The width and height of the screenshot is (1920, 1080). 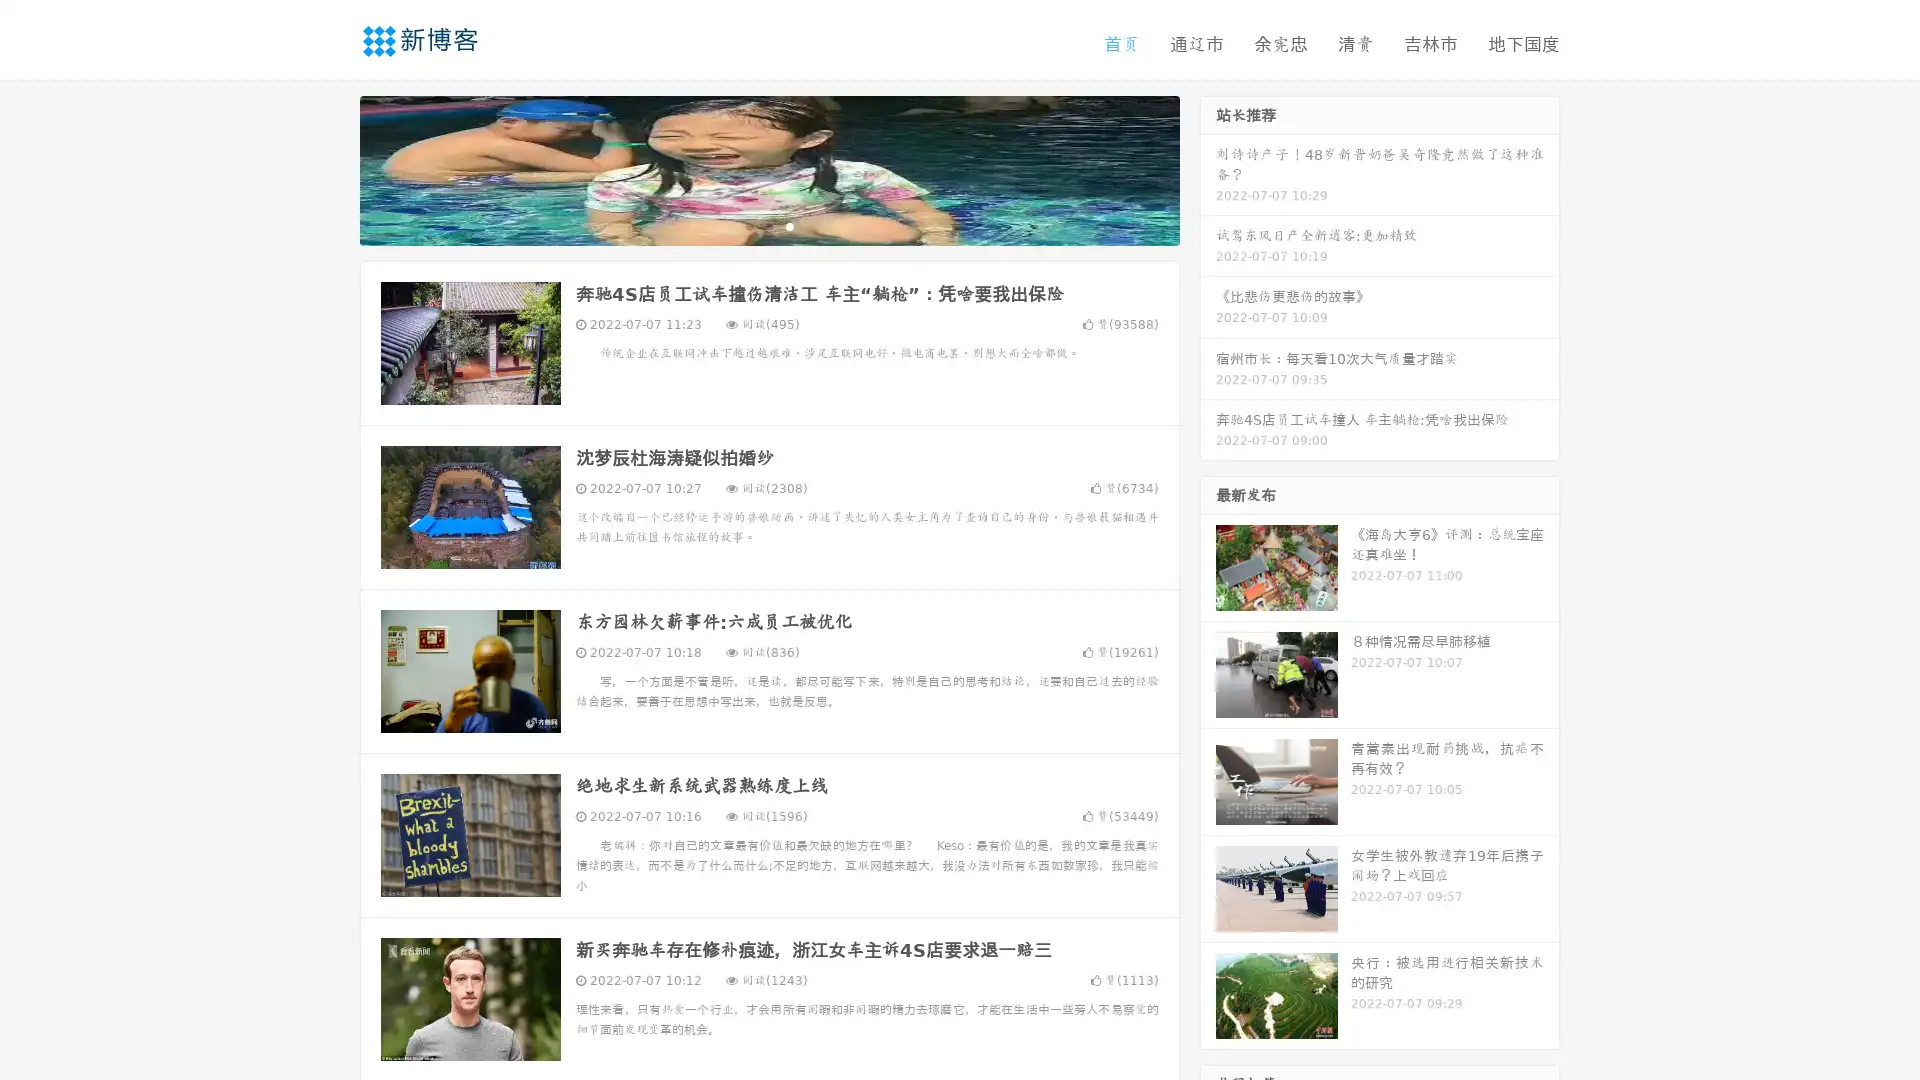 What do you see at coordinates (1208, 168) in the screenshot?
I see `Next slide` at bounding box center [1208, 168].